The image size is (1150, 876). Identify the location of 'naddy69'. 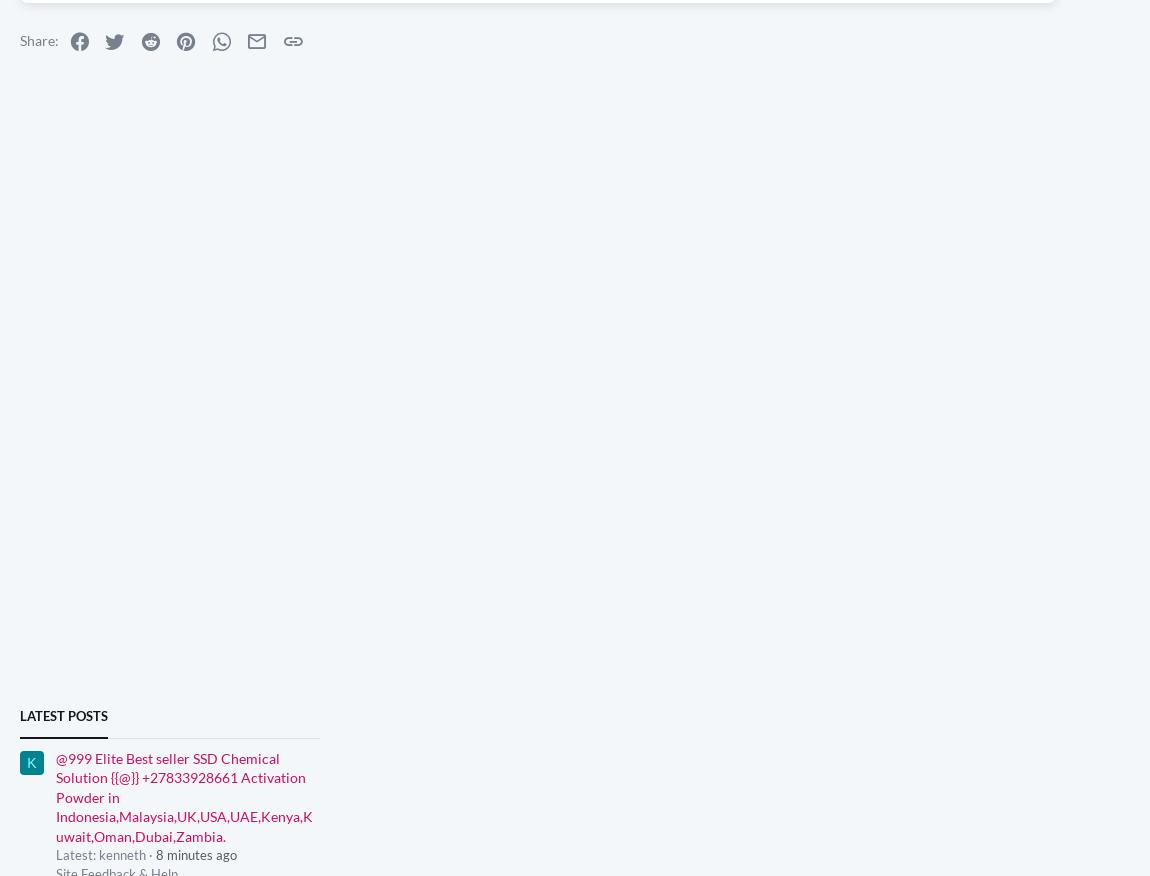
(828, 254).